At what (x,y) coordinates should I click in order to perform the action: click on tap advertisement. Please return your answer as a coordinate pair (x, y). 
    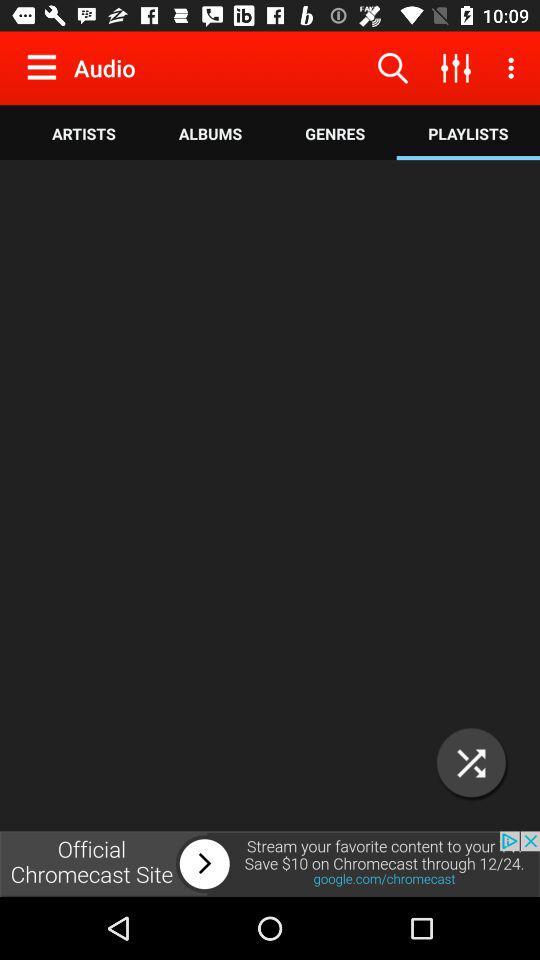
    Looking at the image, I should click on (270, 863).